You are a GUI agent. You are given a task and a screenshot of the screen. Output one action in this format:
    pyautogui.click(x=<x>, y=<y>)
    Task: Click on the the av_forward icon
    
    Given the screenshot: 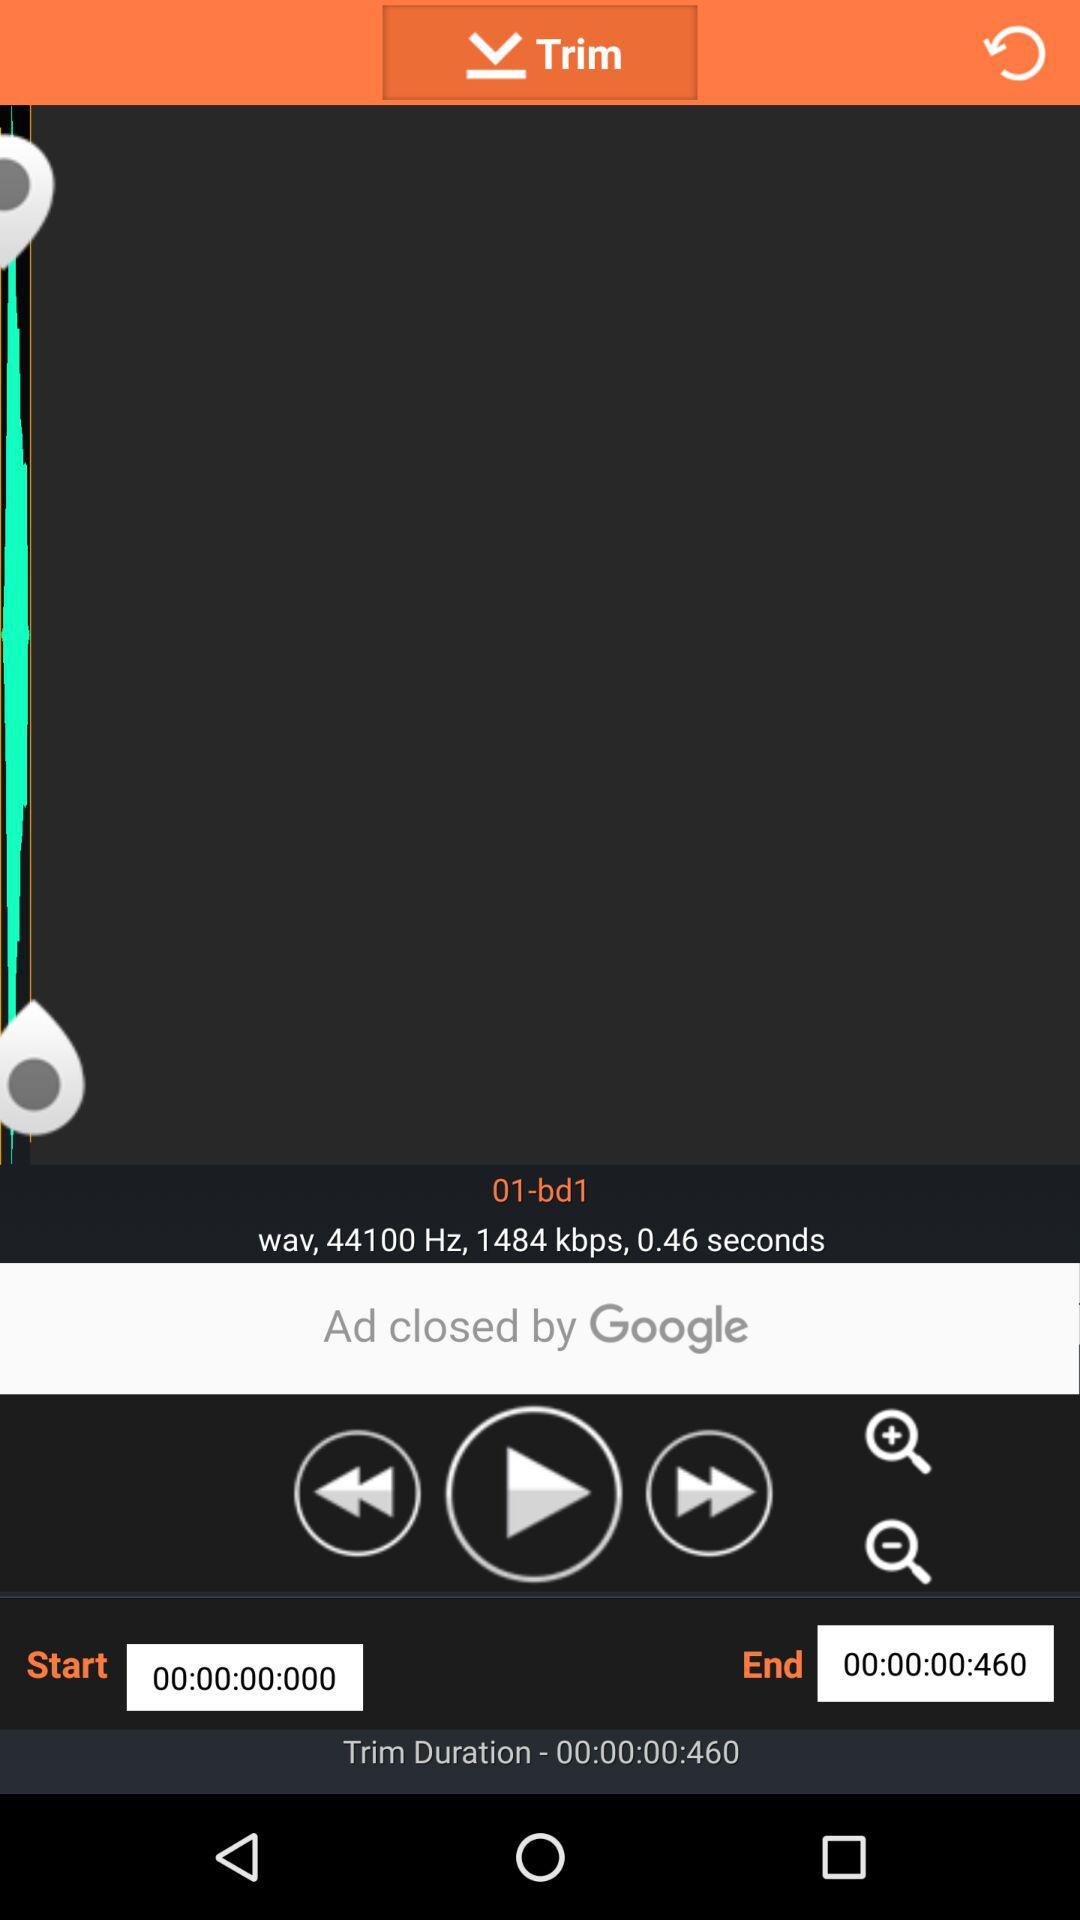 What is the action you would take?
    pyautogui.click(x=707, y=1596)
    